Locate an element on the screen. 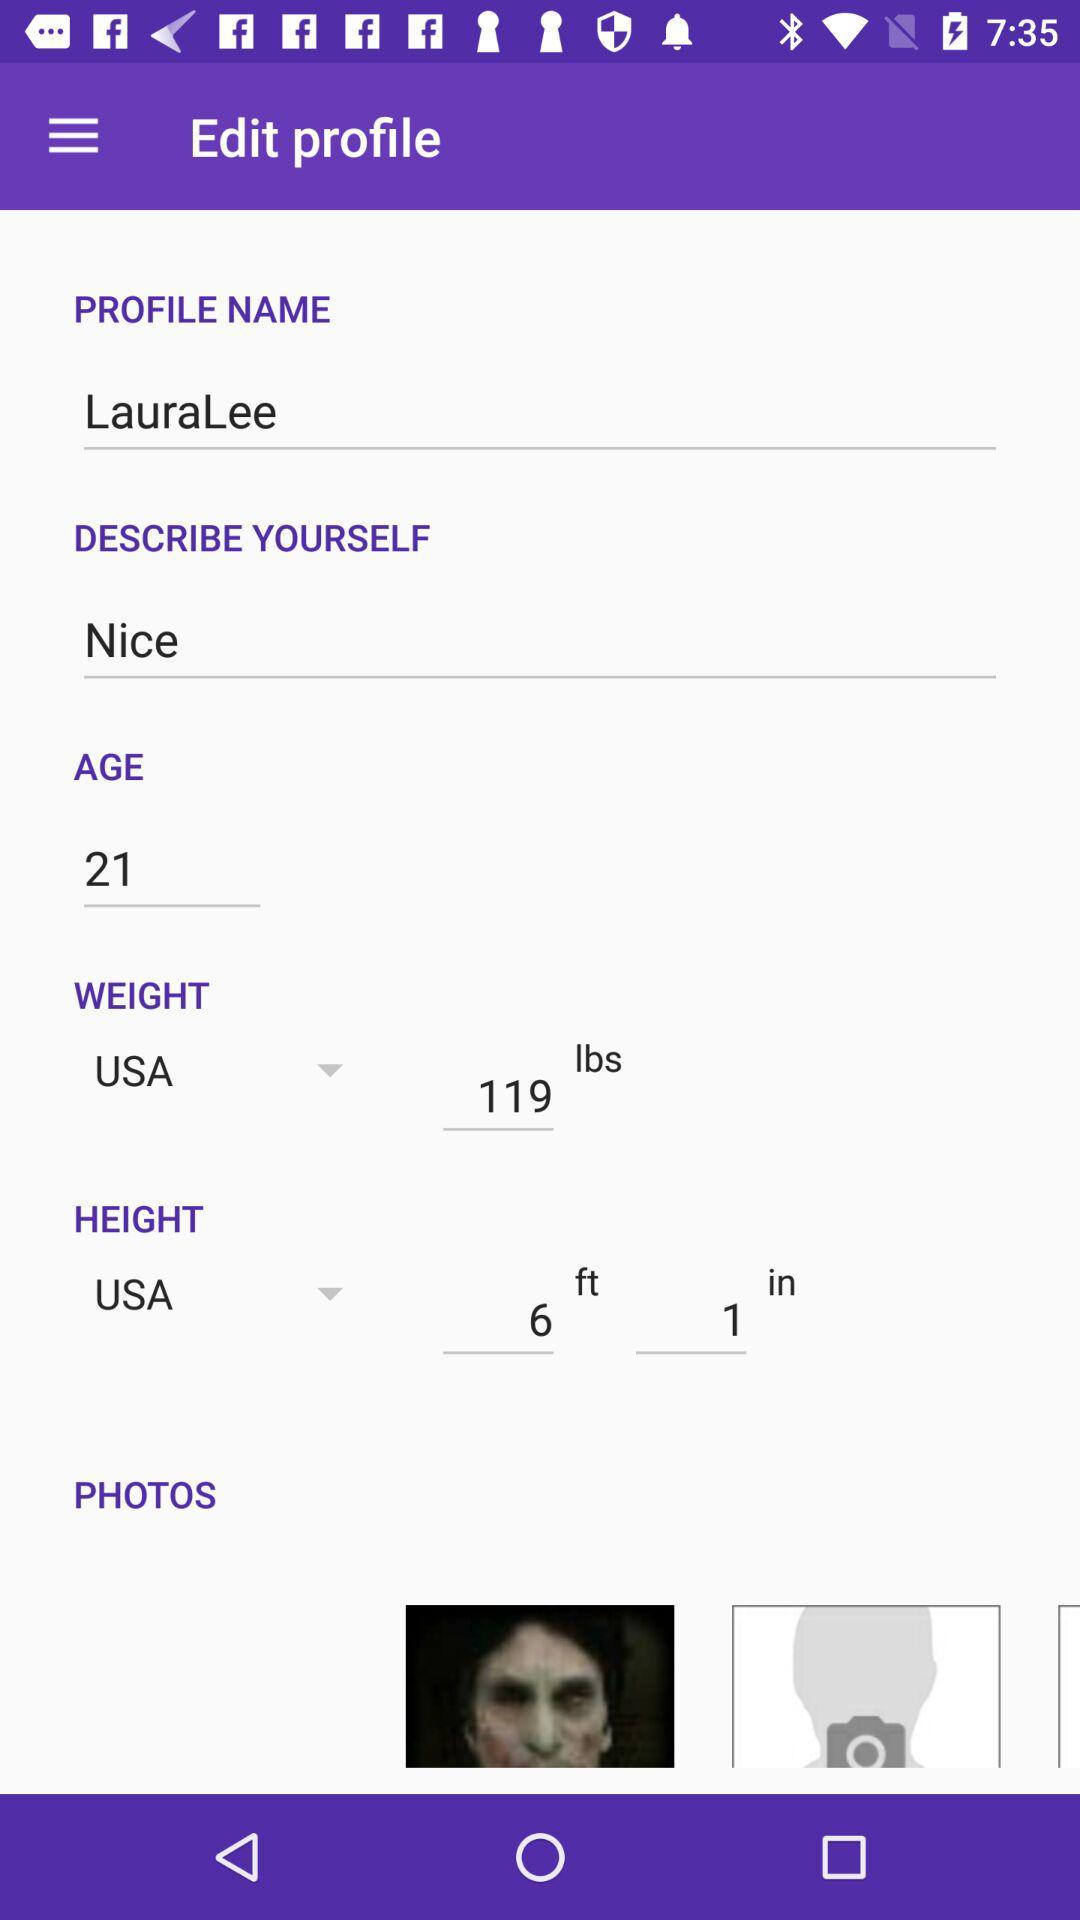 The width and height of the screenshot is (1080, 1920). item below age is located at coordinates (171, 868).